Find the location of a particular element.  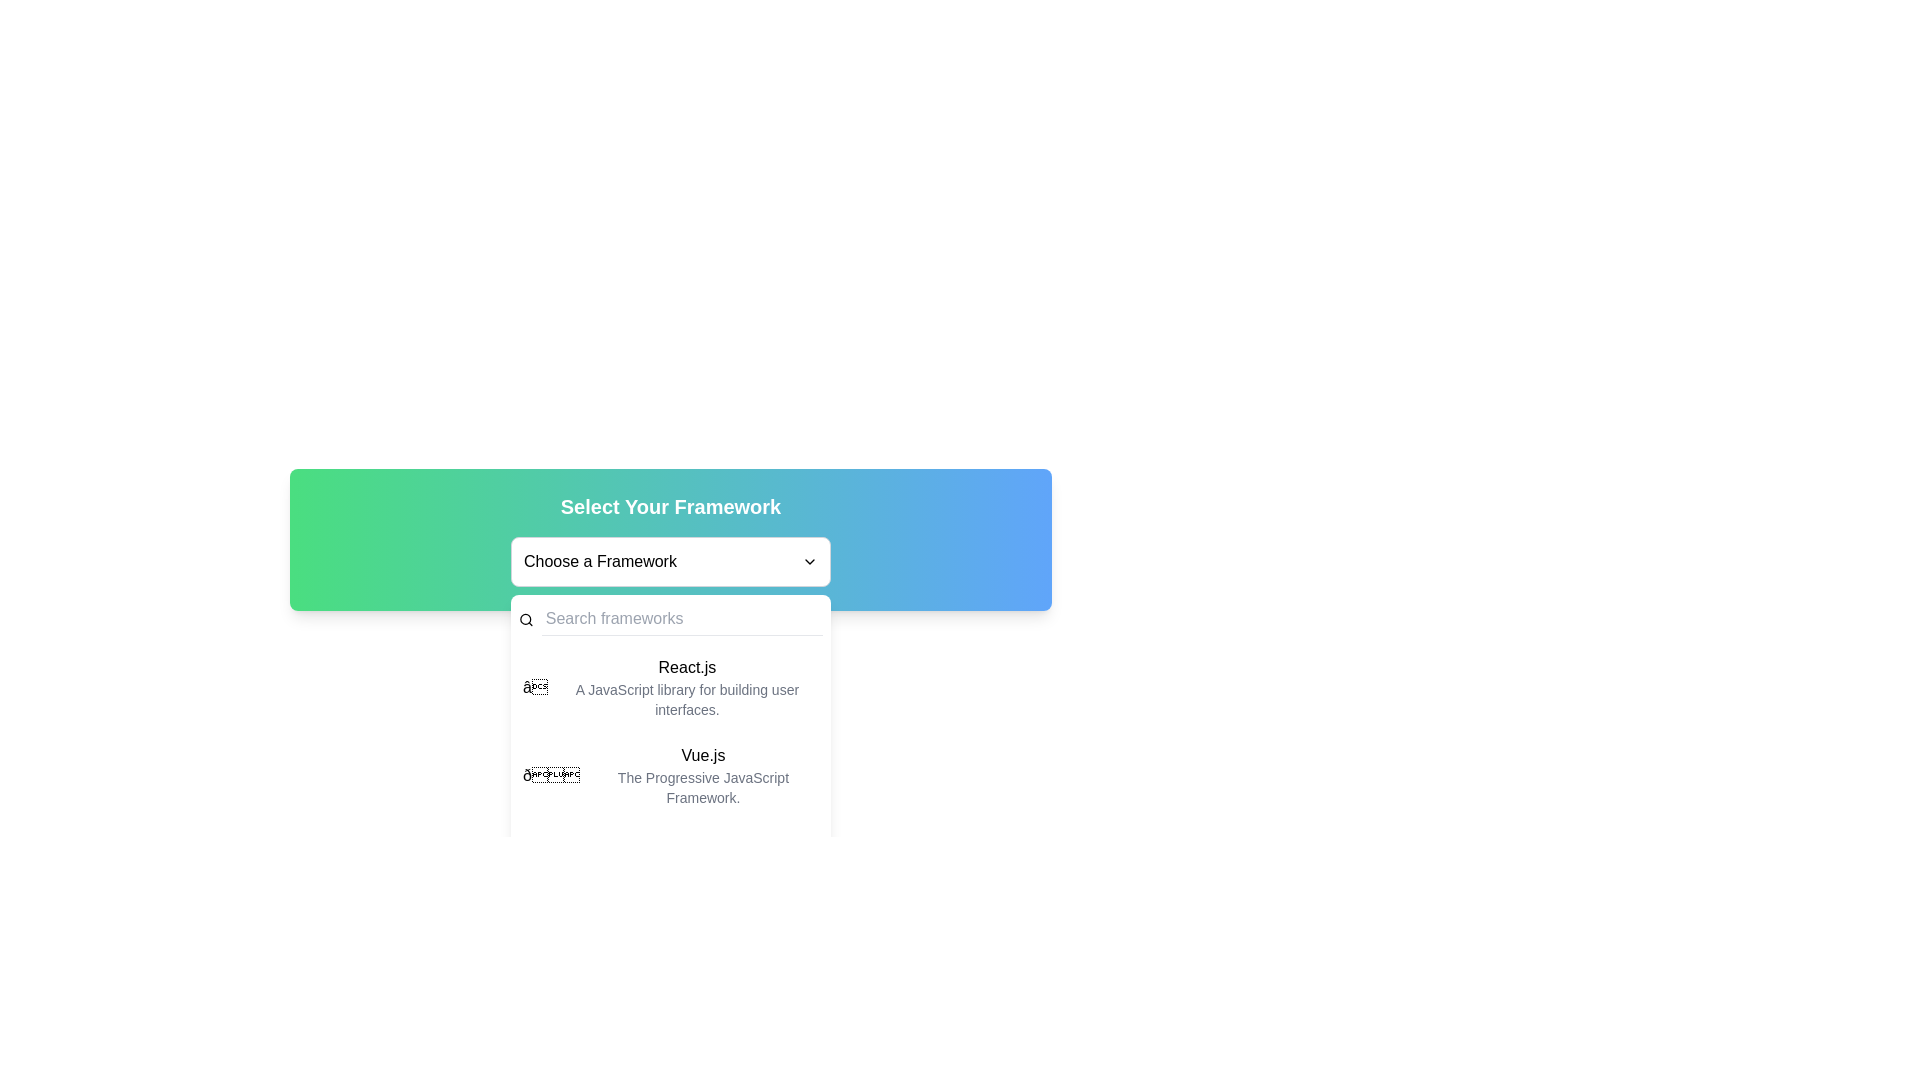

the dropdown list of JavaScript frameworks is located at coordinates (671, 774).